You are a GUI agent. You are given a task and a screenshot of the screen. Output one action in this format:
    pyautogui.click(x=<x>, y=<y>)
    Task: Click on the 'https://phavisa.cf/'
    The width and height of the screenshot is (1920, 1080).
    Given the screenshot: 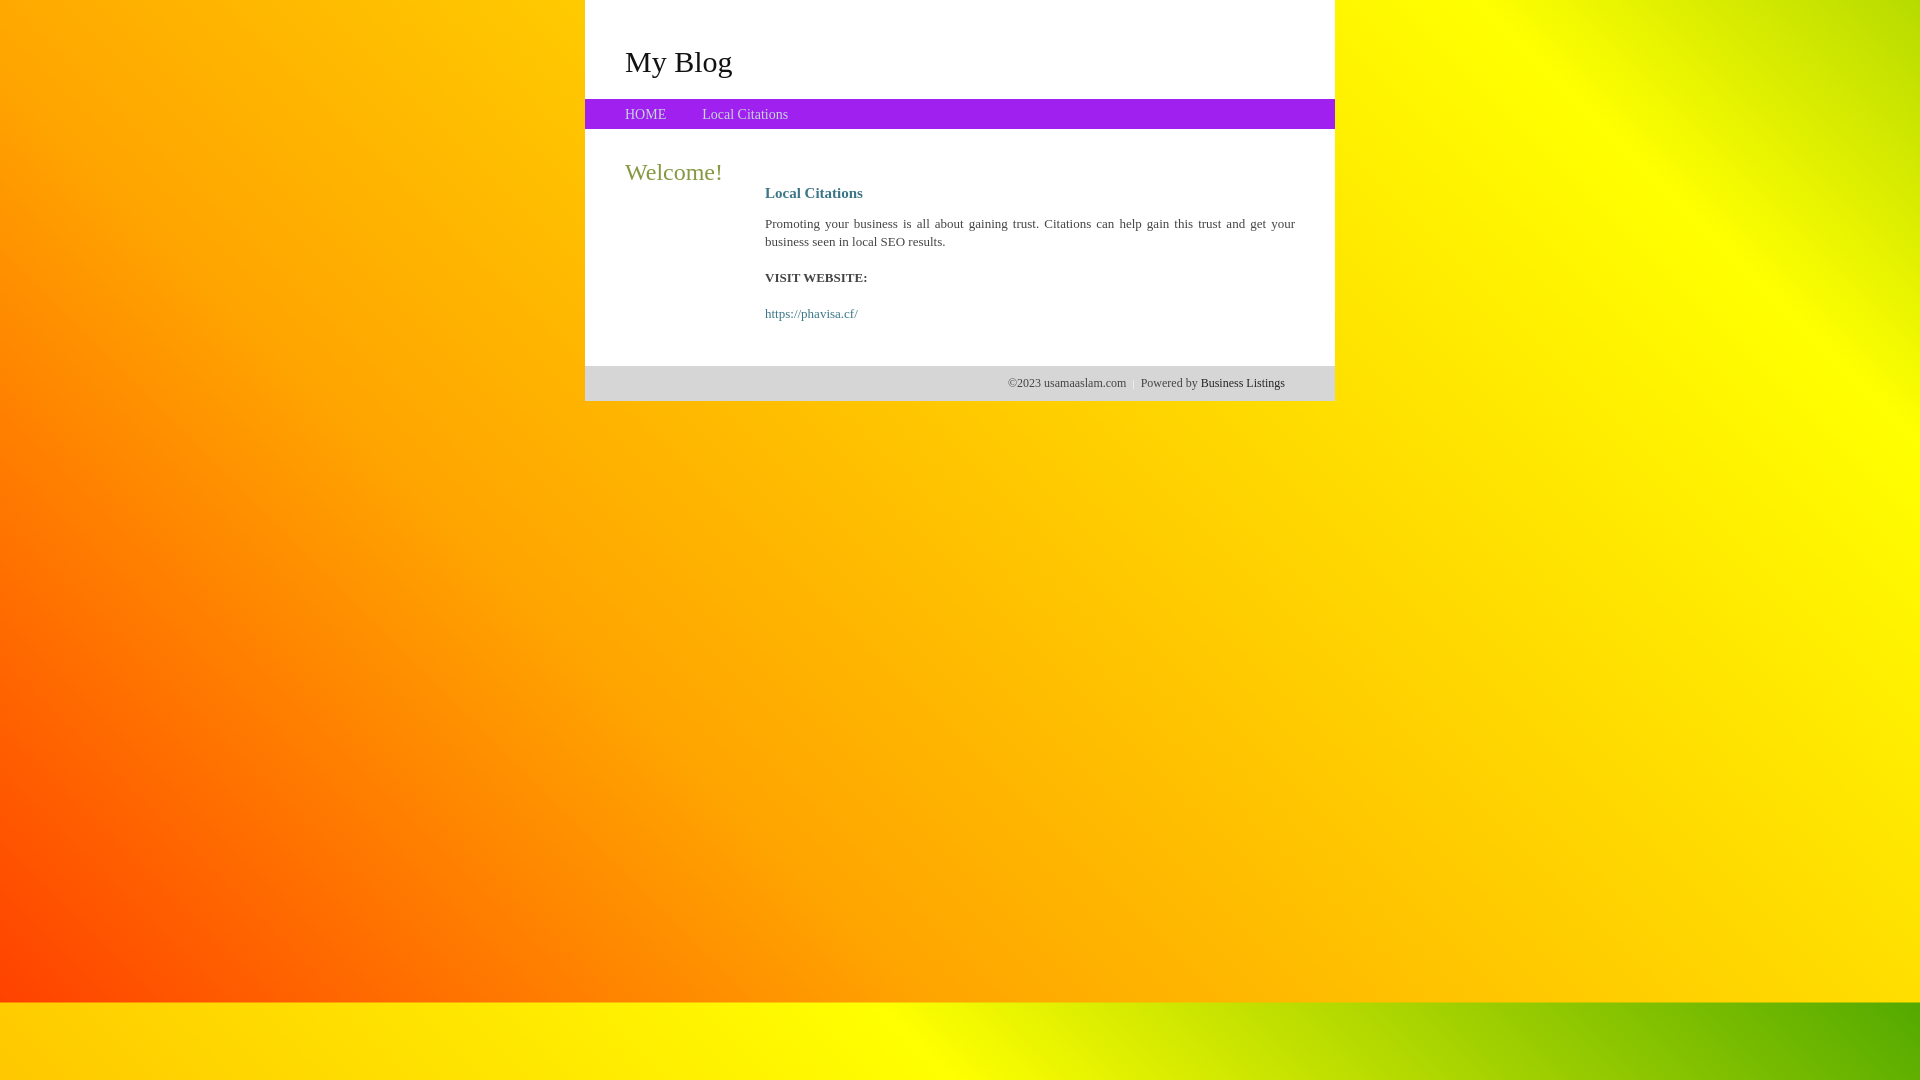 What is the action you would take?
    pyautogui.click(x=811, y=313)
    